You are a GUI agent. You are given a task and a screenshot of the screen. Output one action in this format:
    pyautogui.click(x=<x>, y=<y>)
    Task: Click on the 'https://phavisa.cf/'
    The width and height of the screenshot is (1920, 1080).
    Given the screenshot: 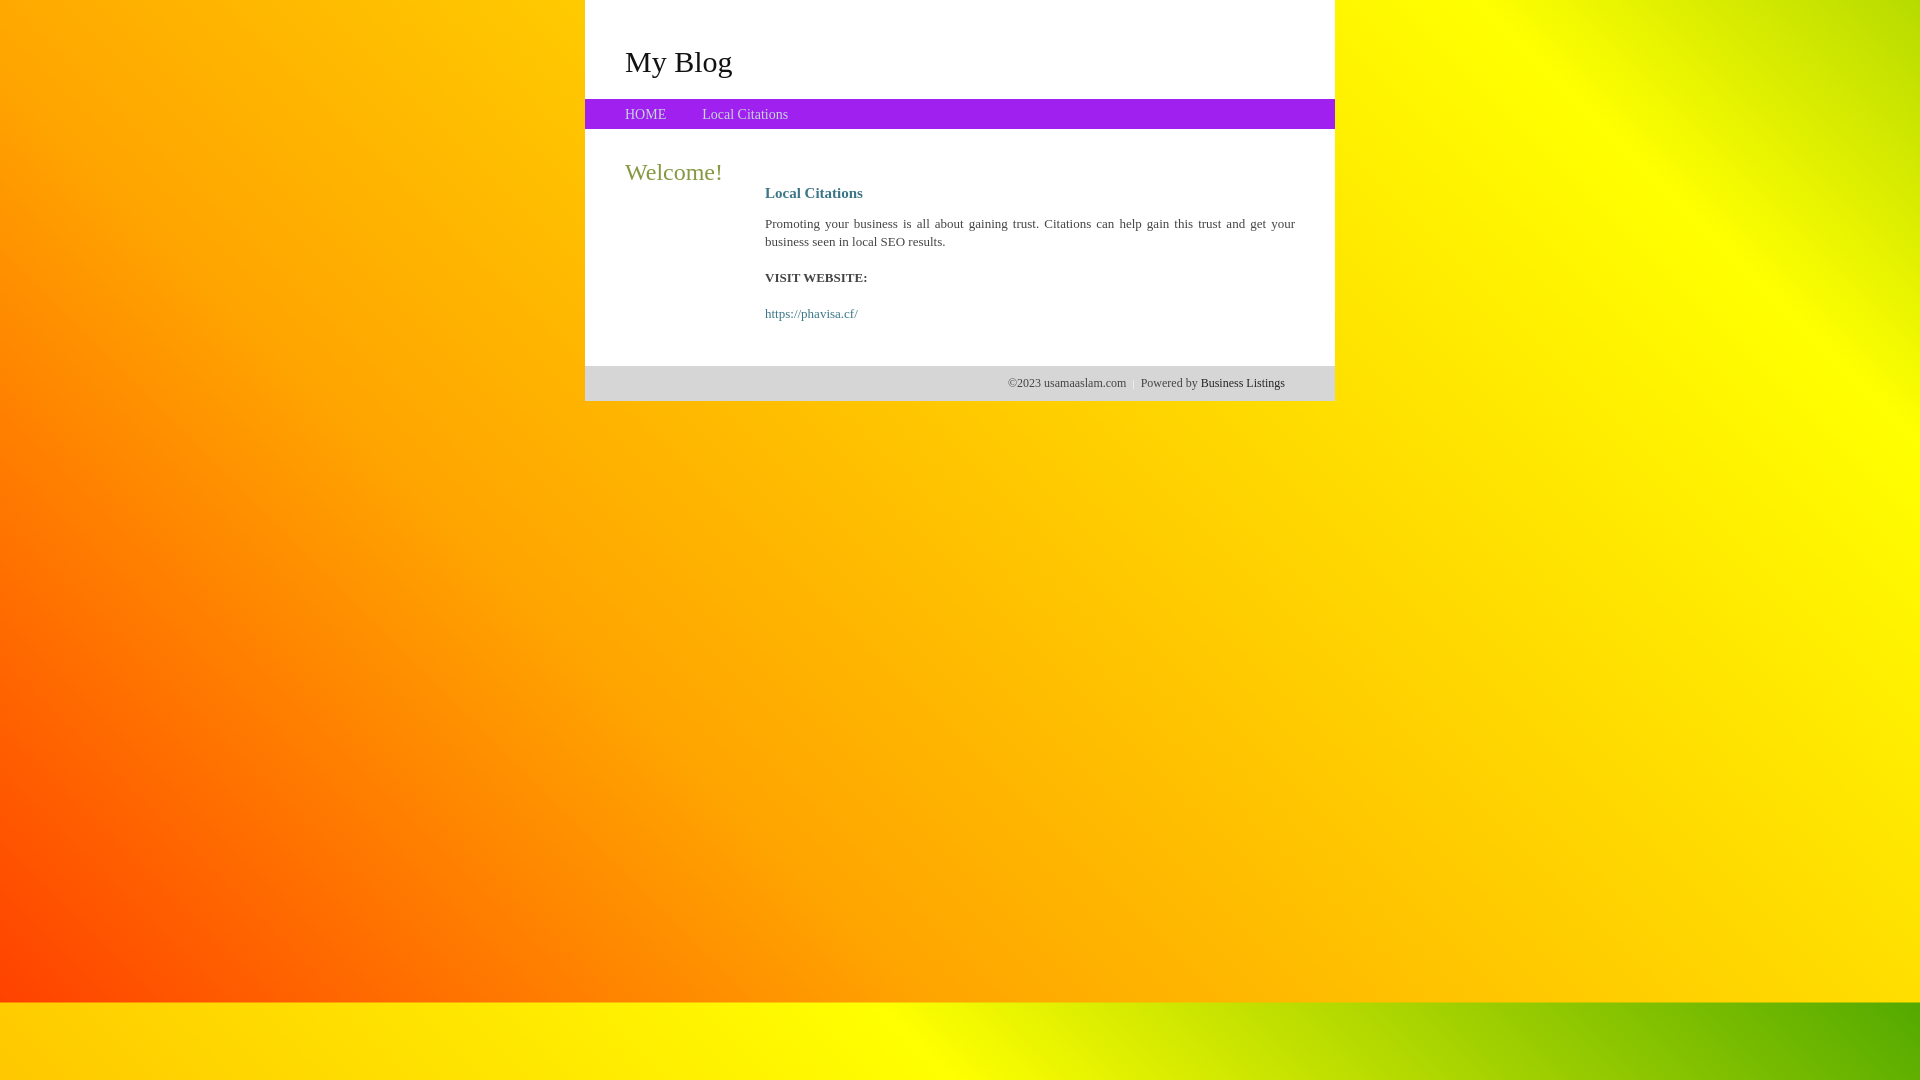 What is the action you would take?
    pyautogui.click(x=811, y=313)
    